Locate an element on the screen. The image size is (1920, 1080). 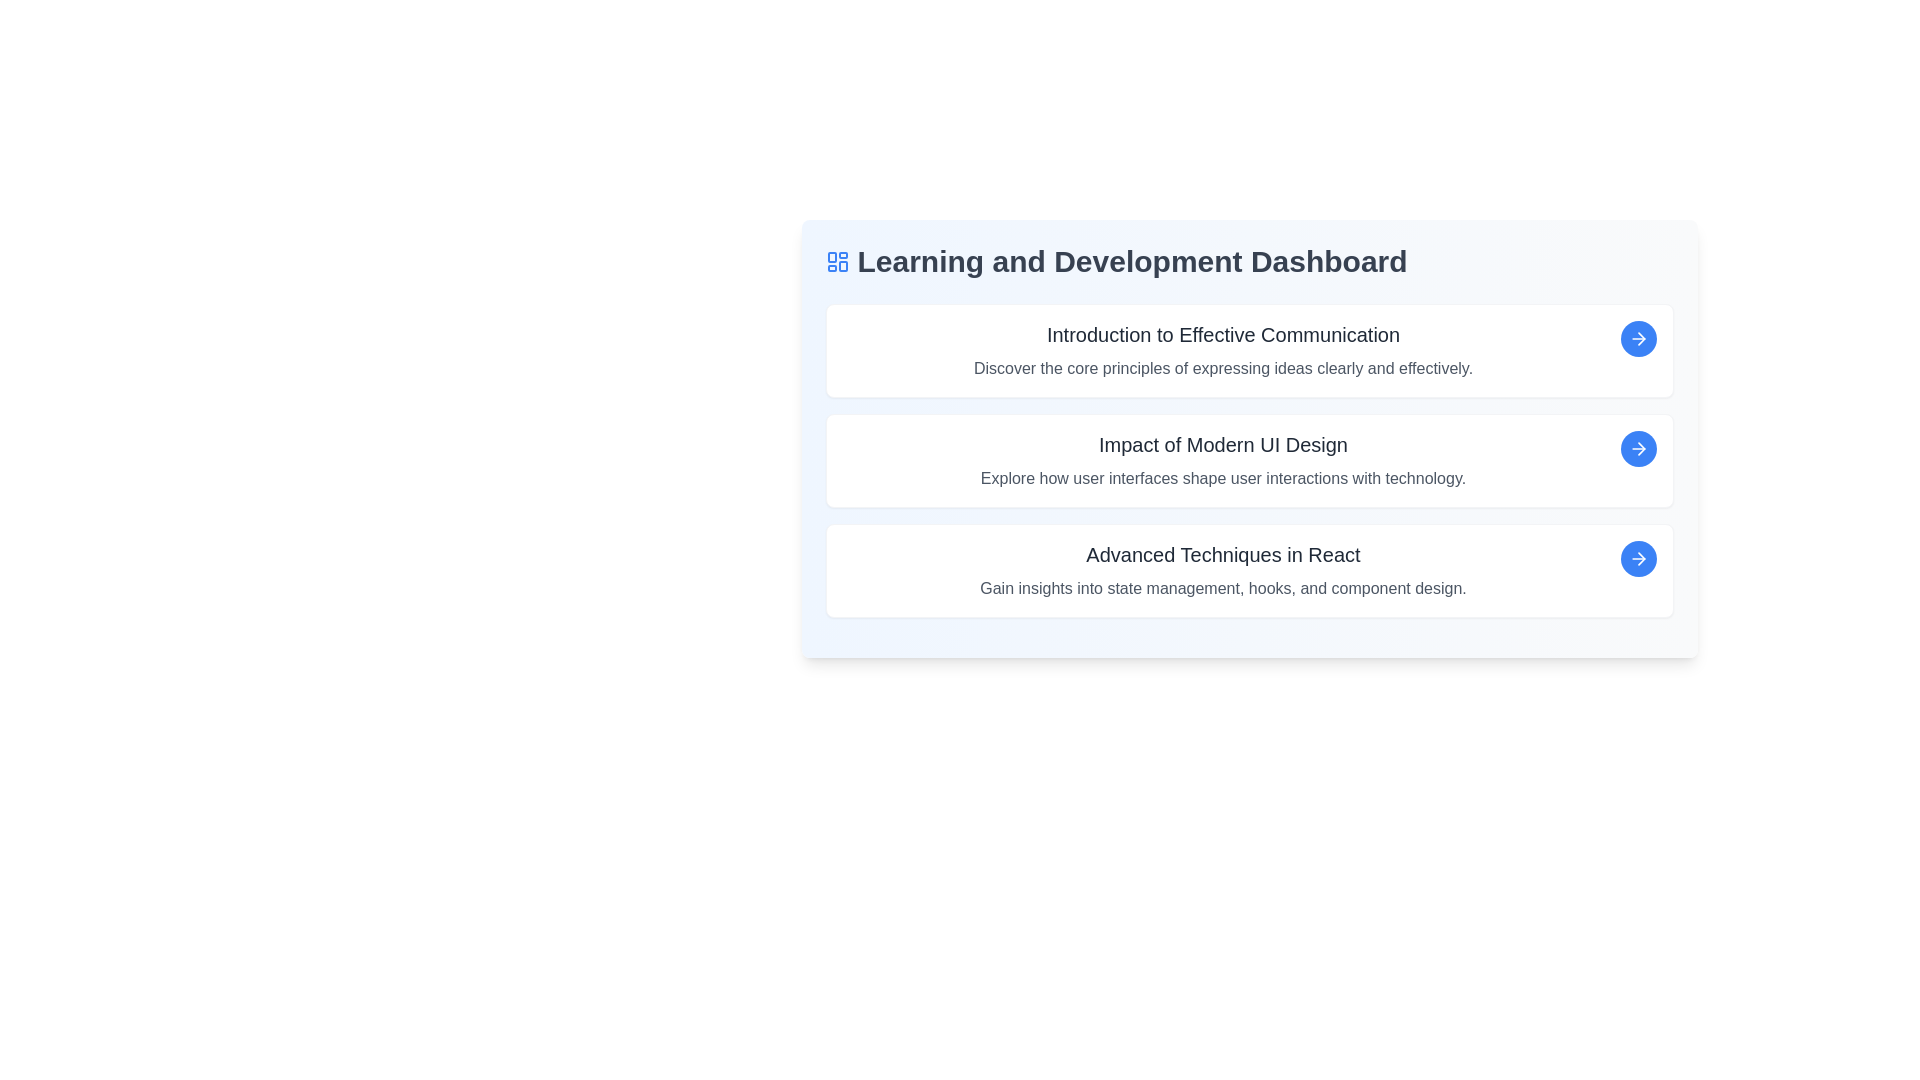
the vibrant blue square icon located in the top-left corner of the header section, preceding the 'Learning and Development Dashboard' text is located at coordinates (837, 261).